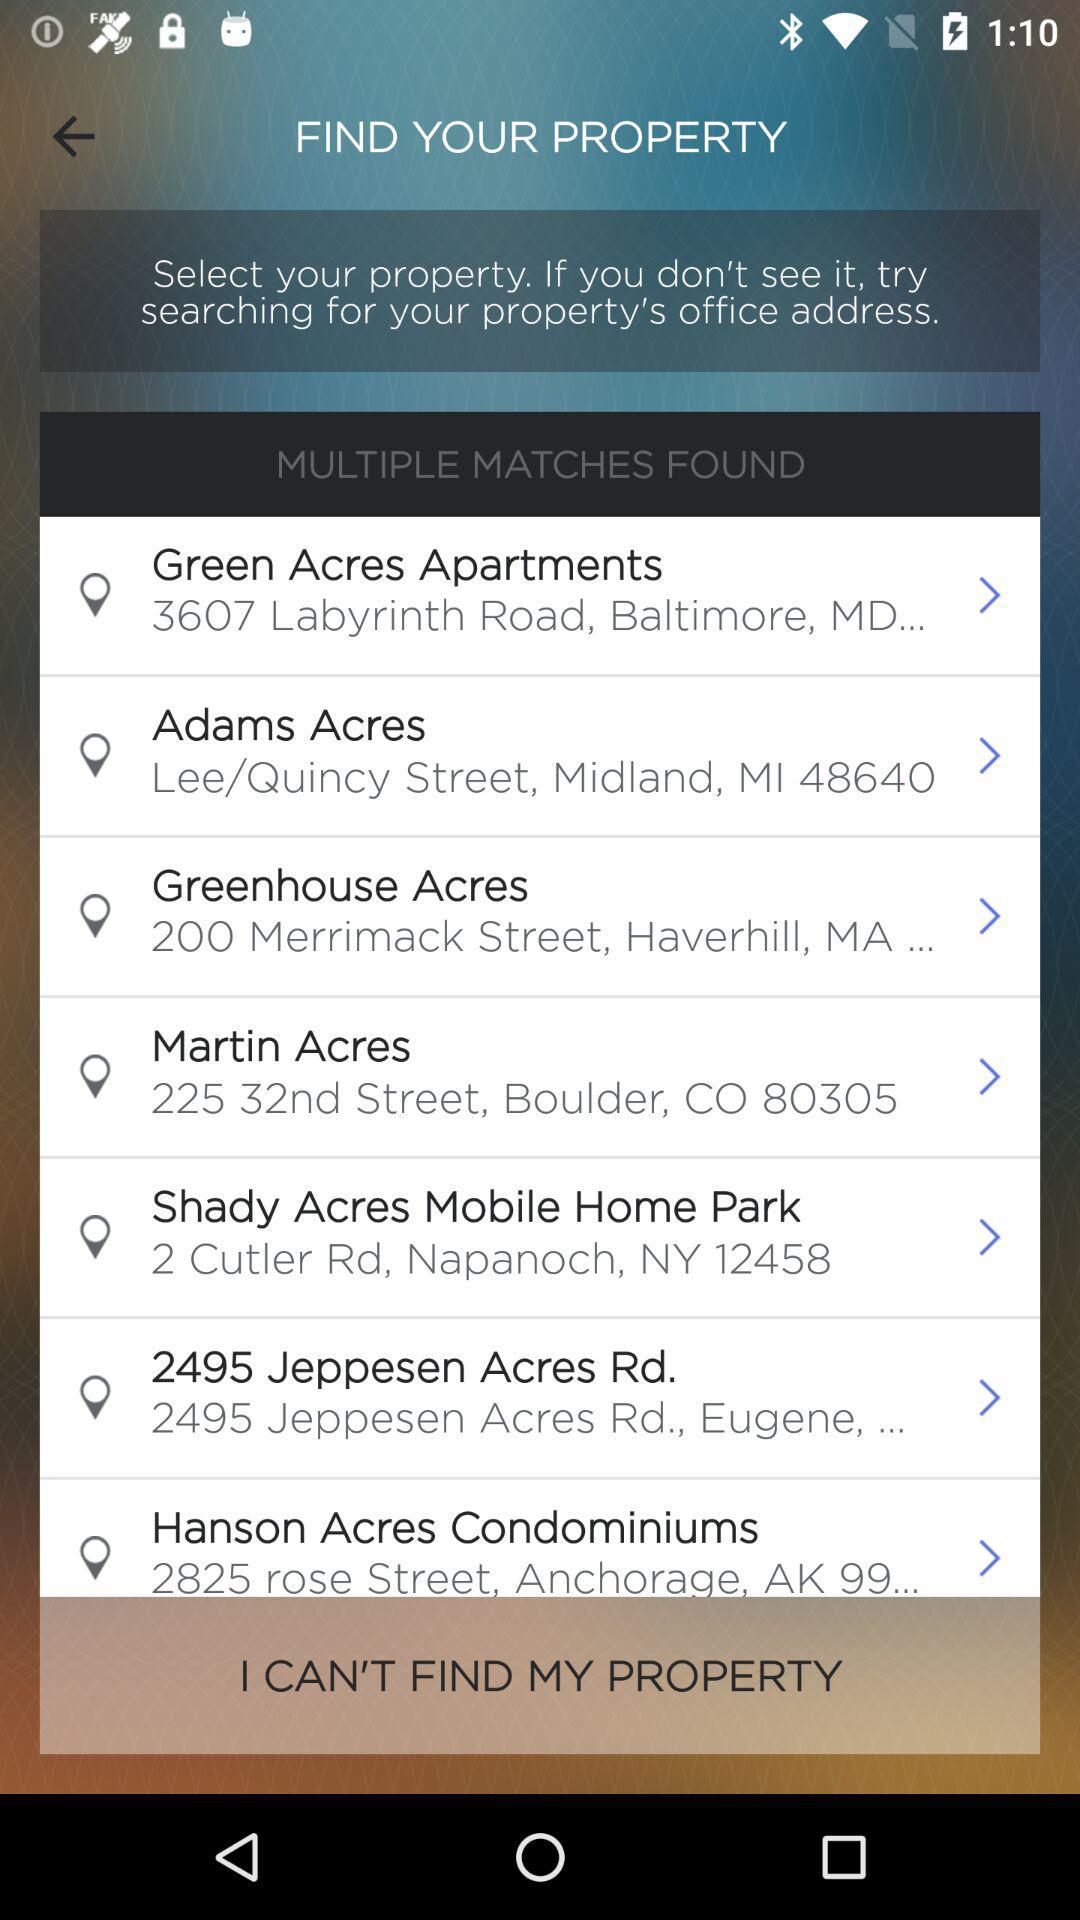 This screenshot has width=1080, height=1920. What do you see at coordinates (545, 941) in the screenshot?
I see `the 200 merrimack street item` at bounding box center [545, 941].